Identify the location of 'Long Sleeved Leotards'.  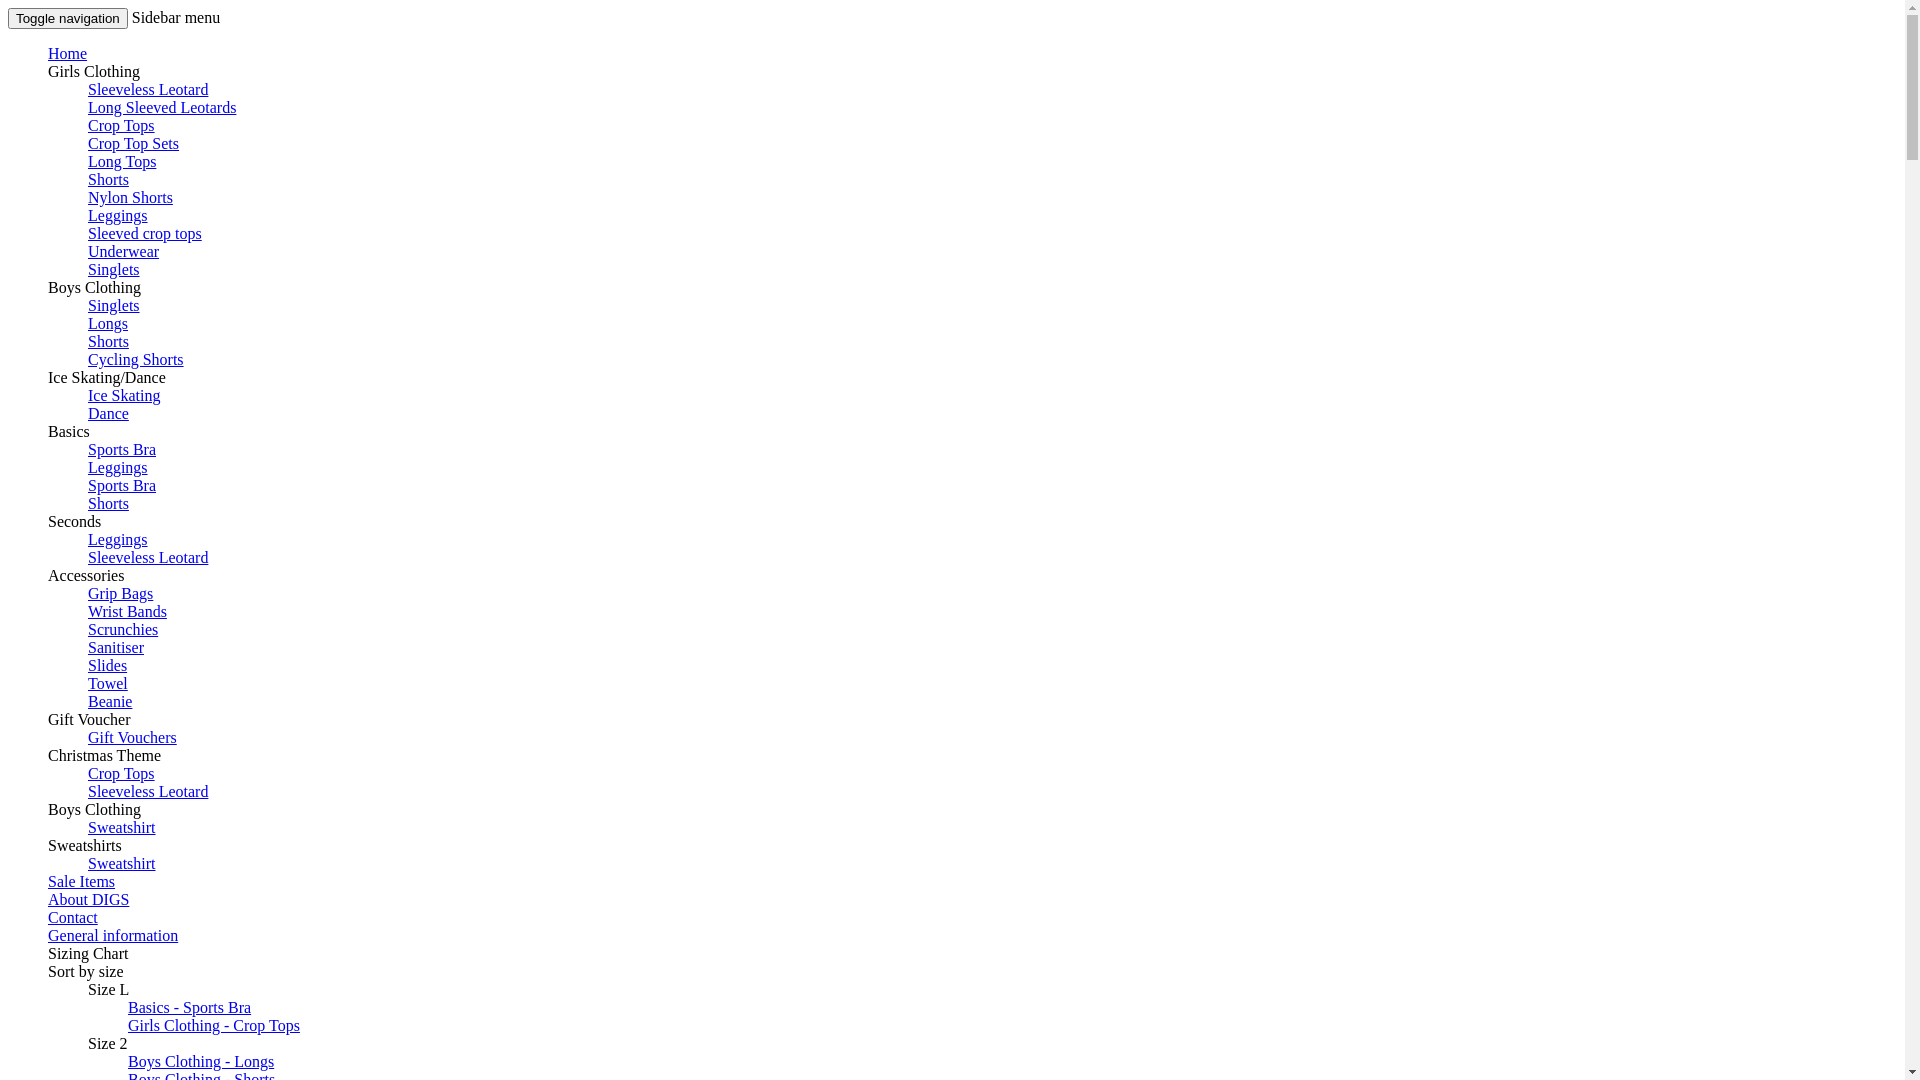
(86, 107).